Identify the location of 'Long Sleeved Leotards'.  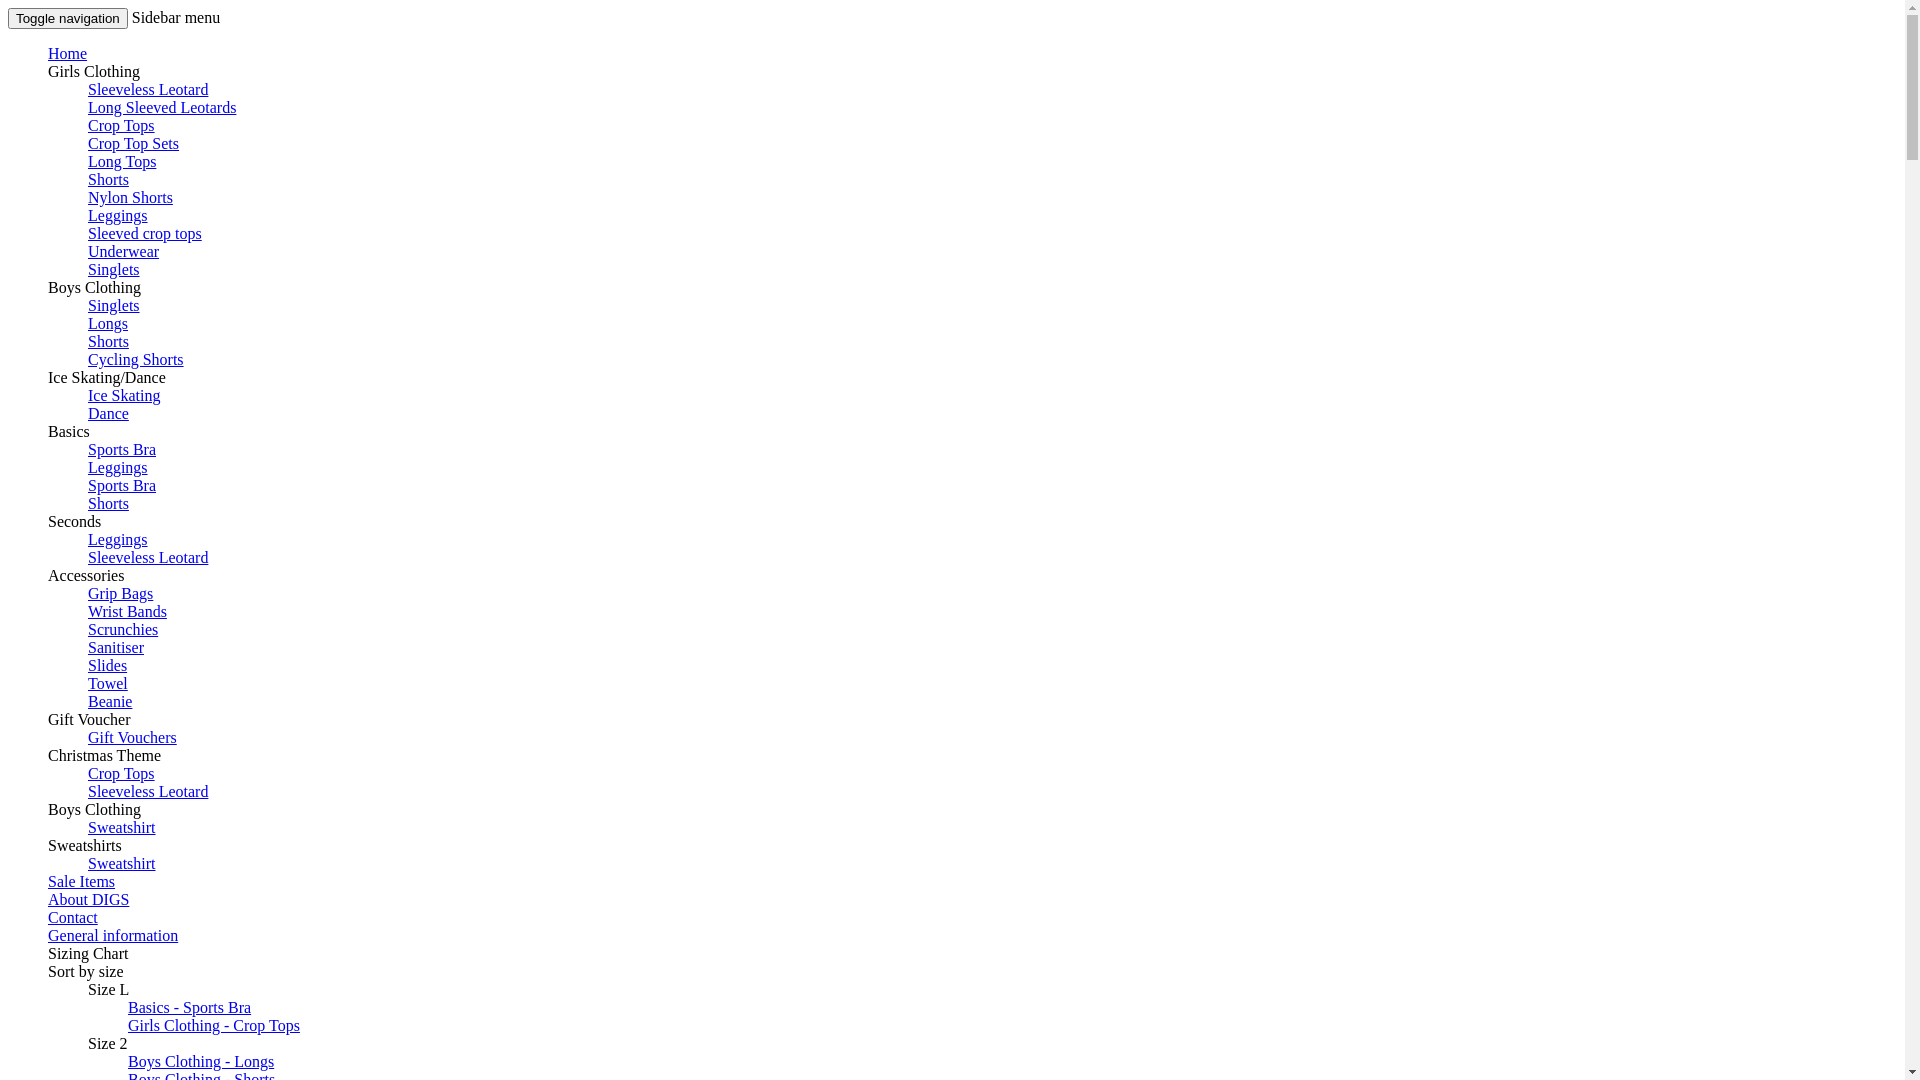
(86, 107).